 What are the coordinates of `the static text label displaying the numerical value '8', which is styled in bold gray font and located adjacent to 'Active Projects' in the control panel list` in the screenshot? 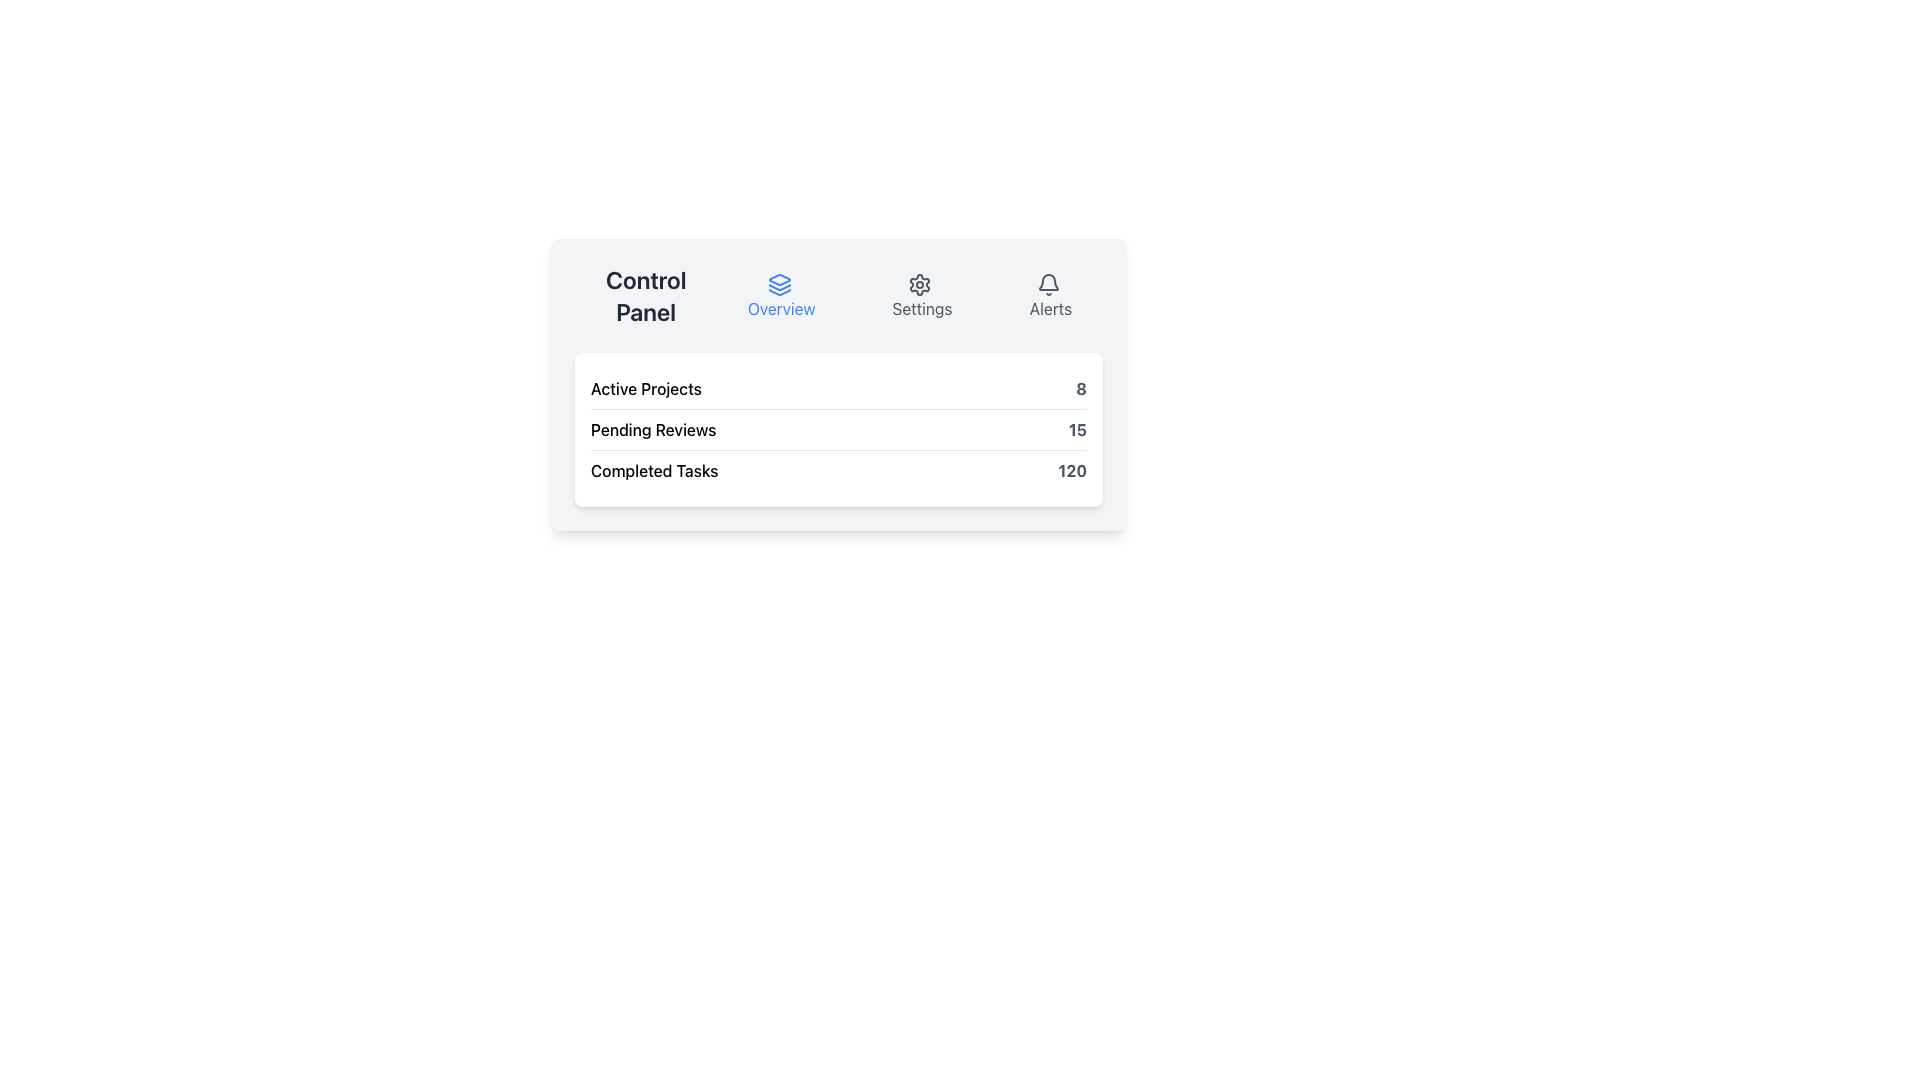 It's located at (1080, 388).